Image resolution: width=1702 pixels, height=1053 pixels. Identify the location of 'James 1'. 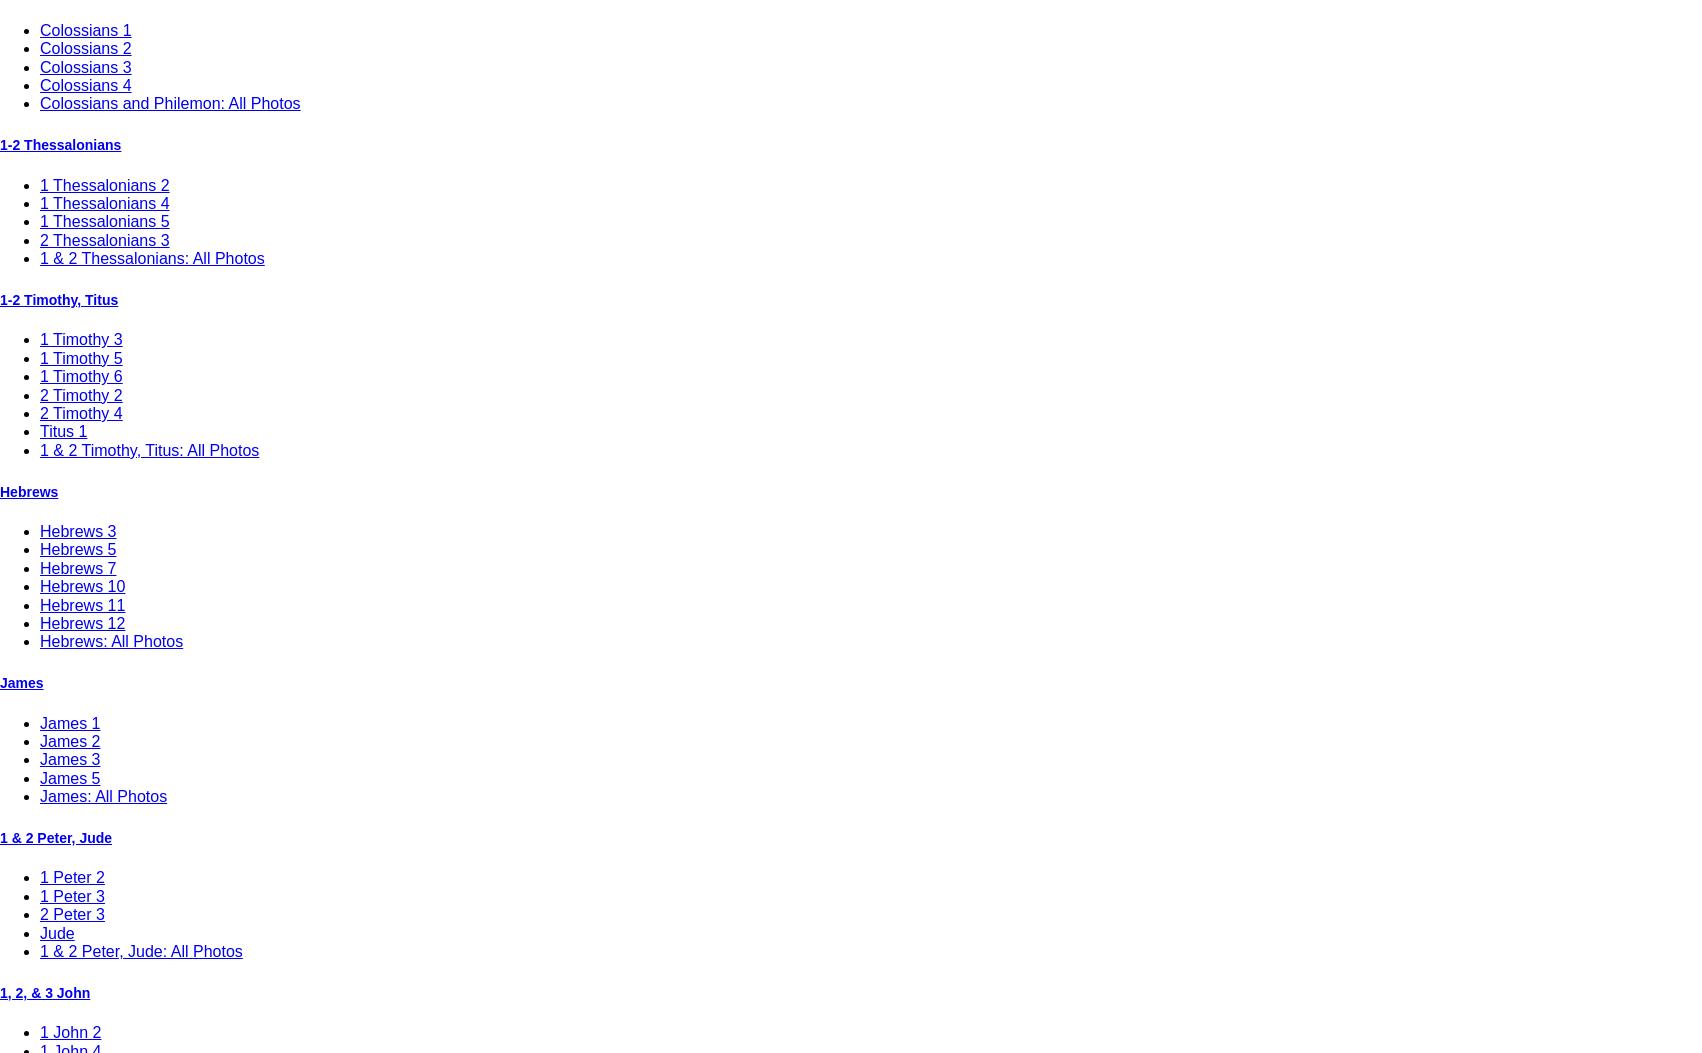
(39, 721).